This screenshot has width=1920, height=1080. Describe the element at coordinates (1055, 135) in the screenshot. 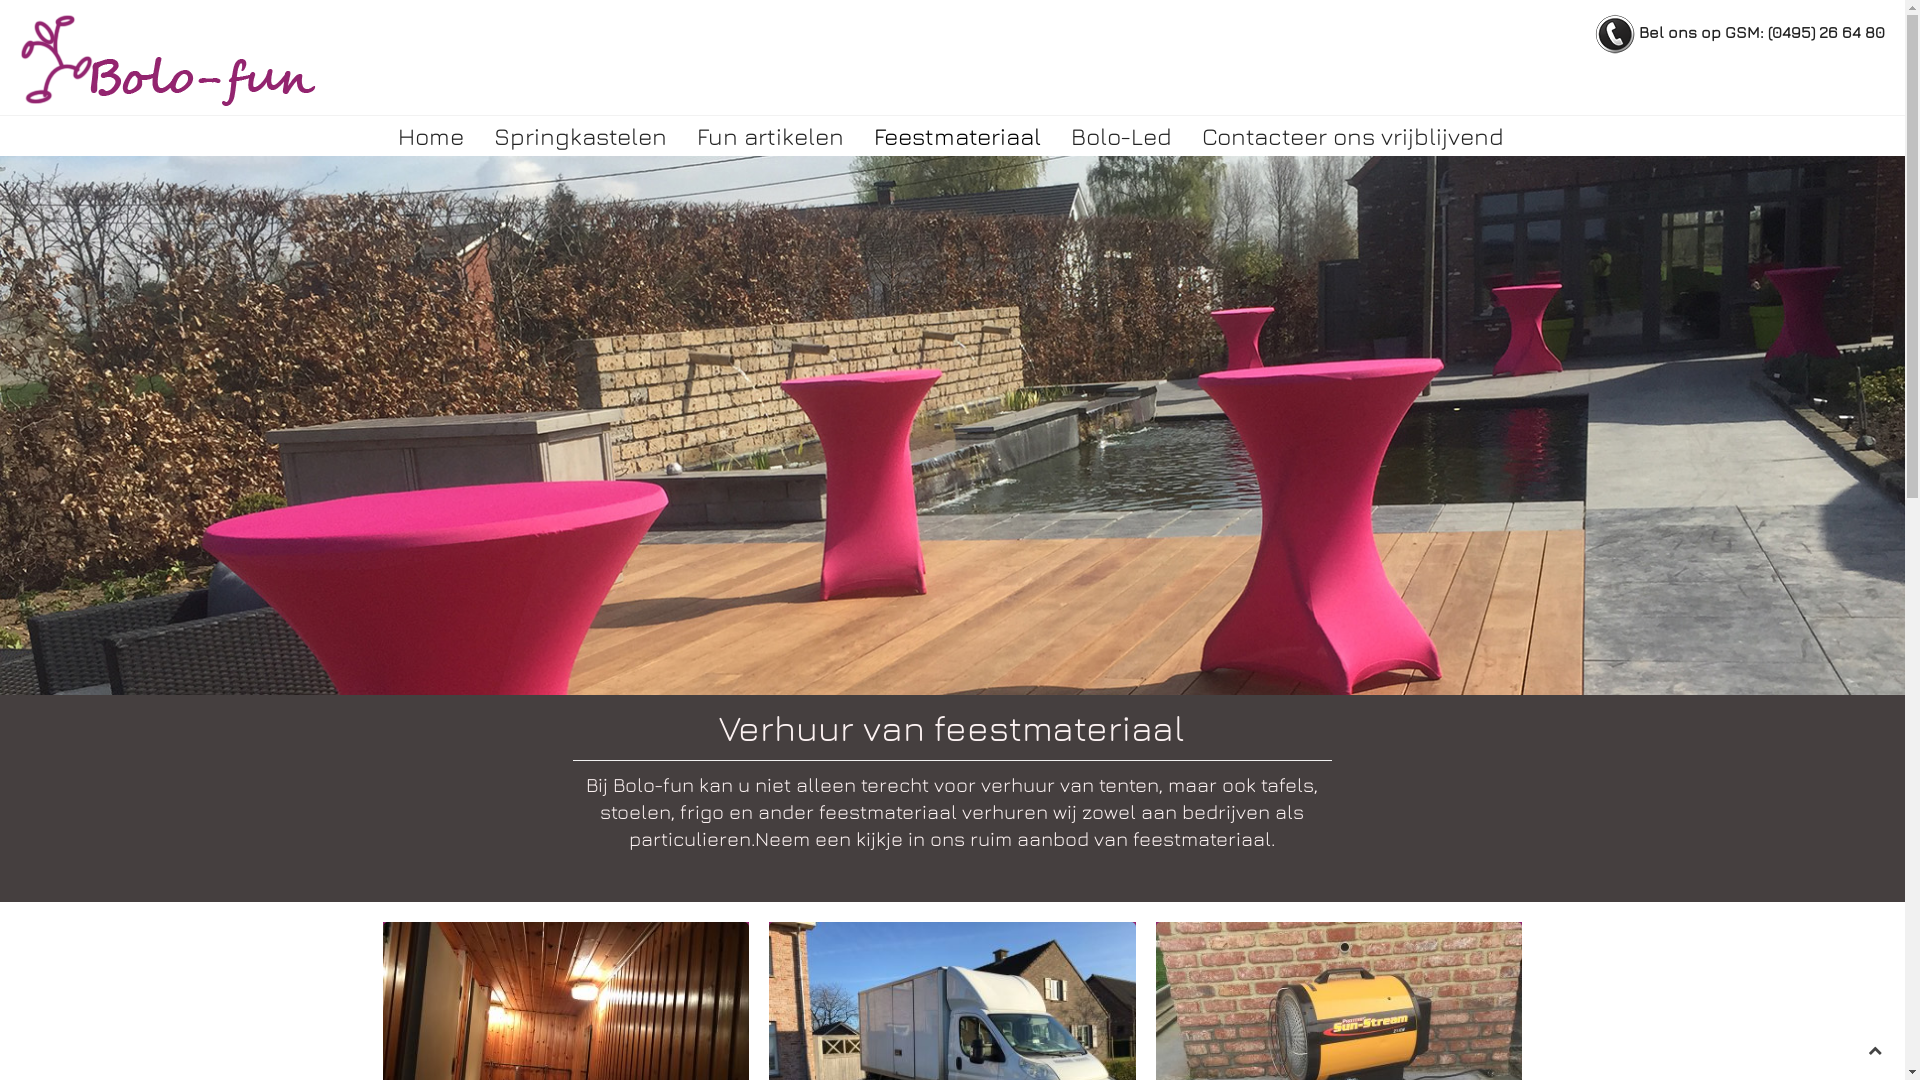

I see `'Bolo-Led'` at that location.